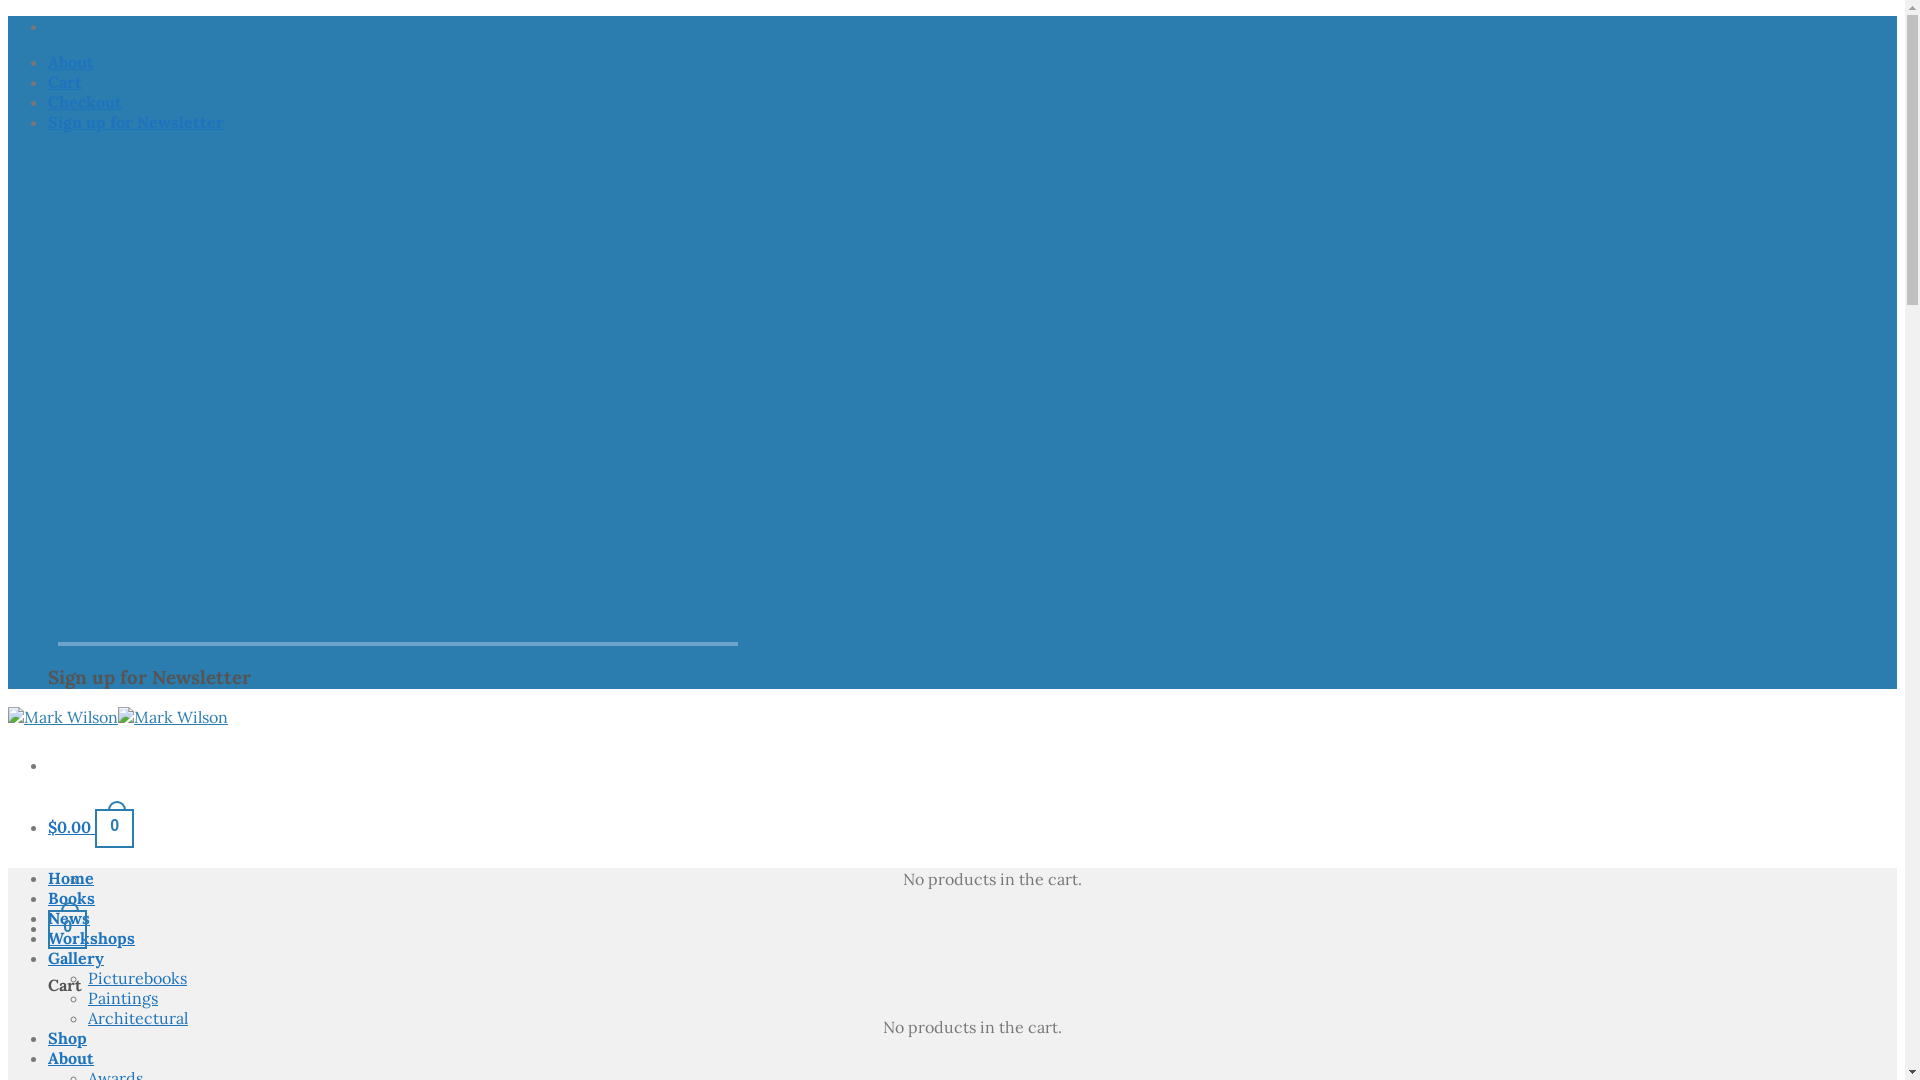 The height and width of the screenshot is (1080, 1920). Describe the element at coordinates (48, 1056) in the screenshot. I see `'About'` at that location.